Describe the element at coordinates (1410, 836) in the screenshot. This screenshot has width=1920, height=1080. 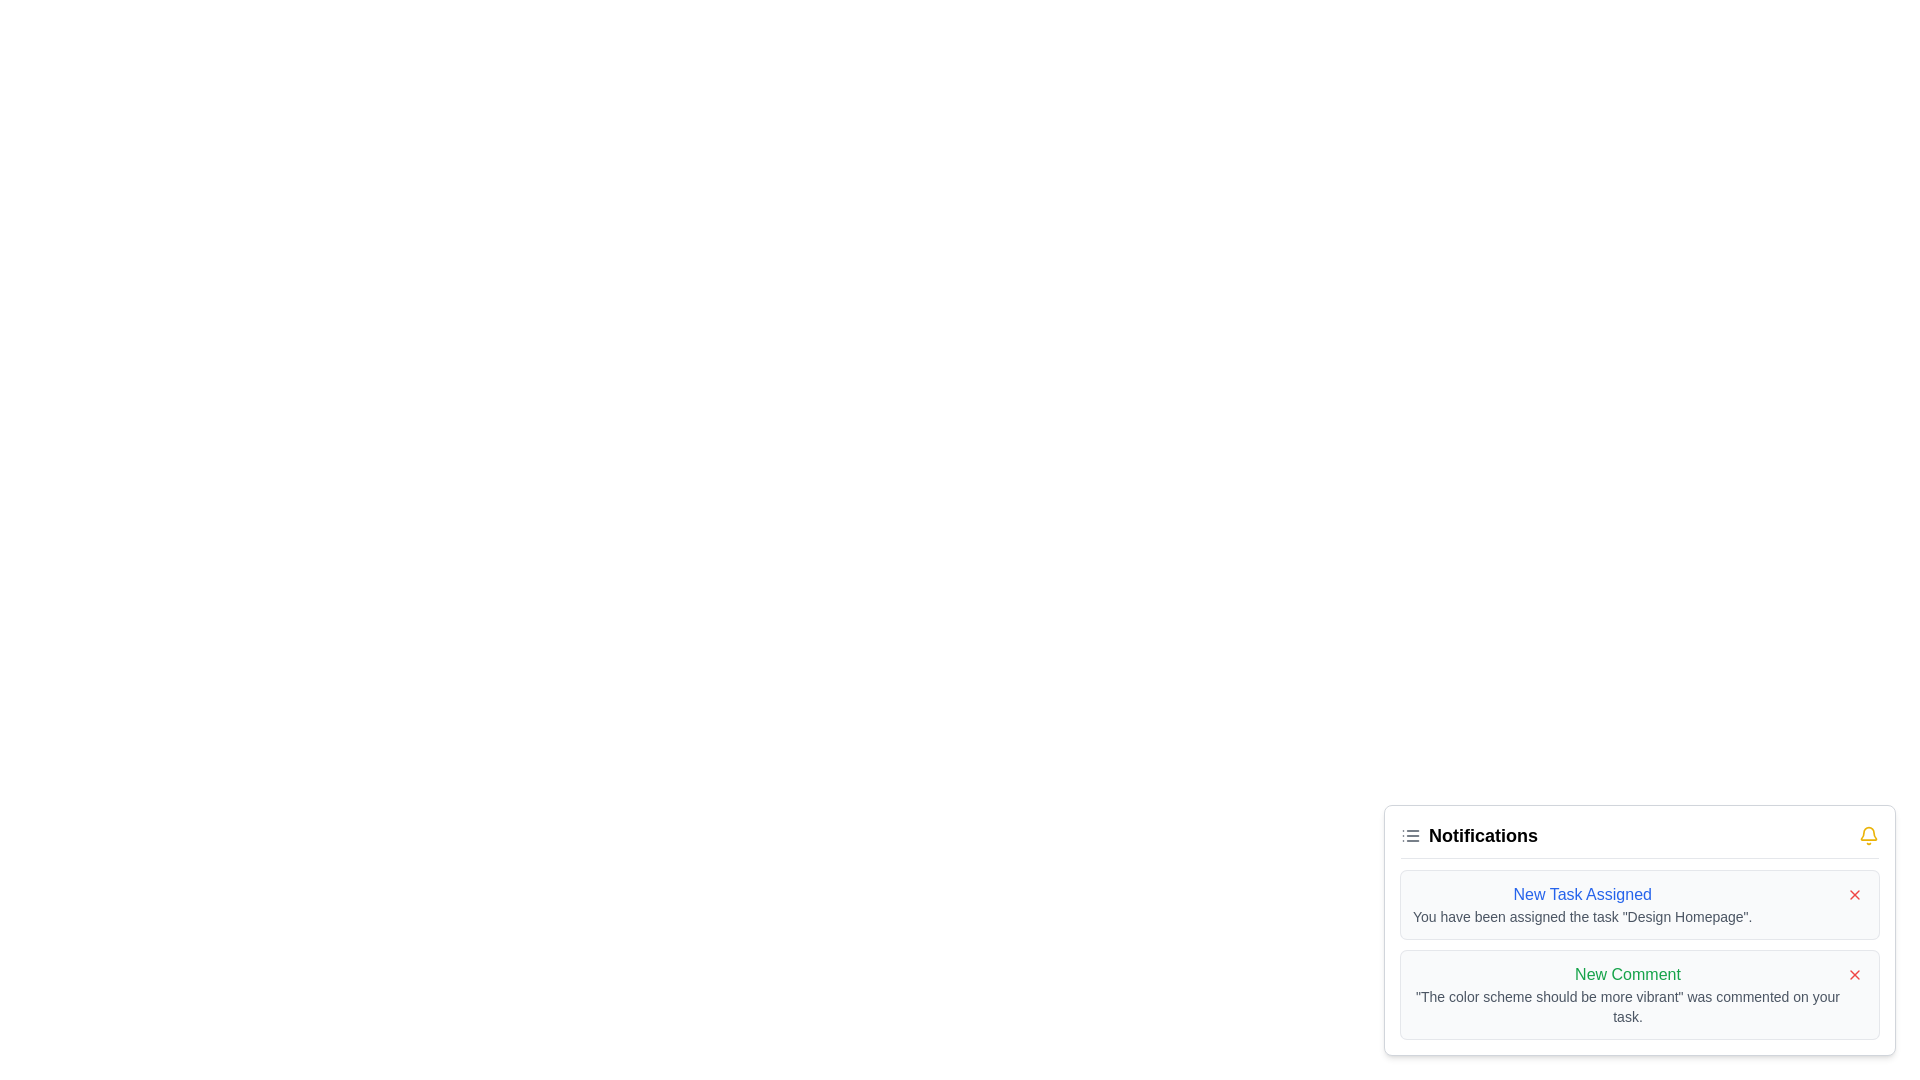
I see `the small gray list icon located to the left of the 'Notifications' text in the Notifications panel` at that location.